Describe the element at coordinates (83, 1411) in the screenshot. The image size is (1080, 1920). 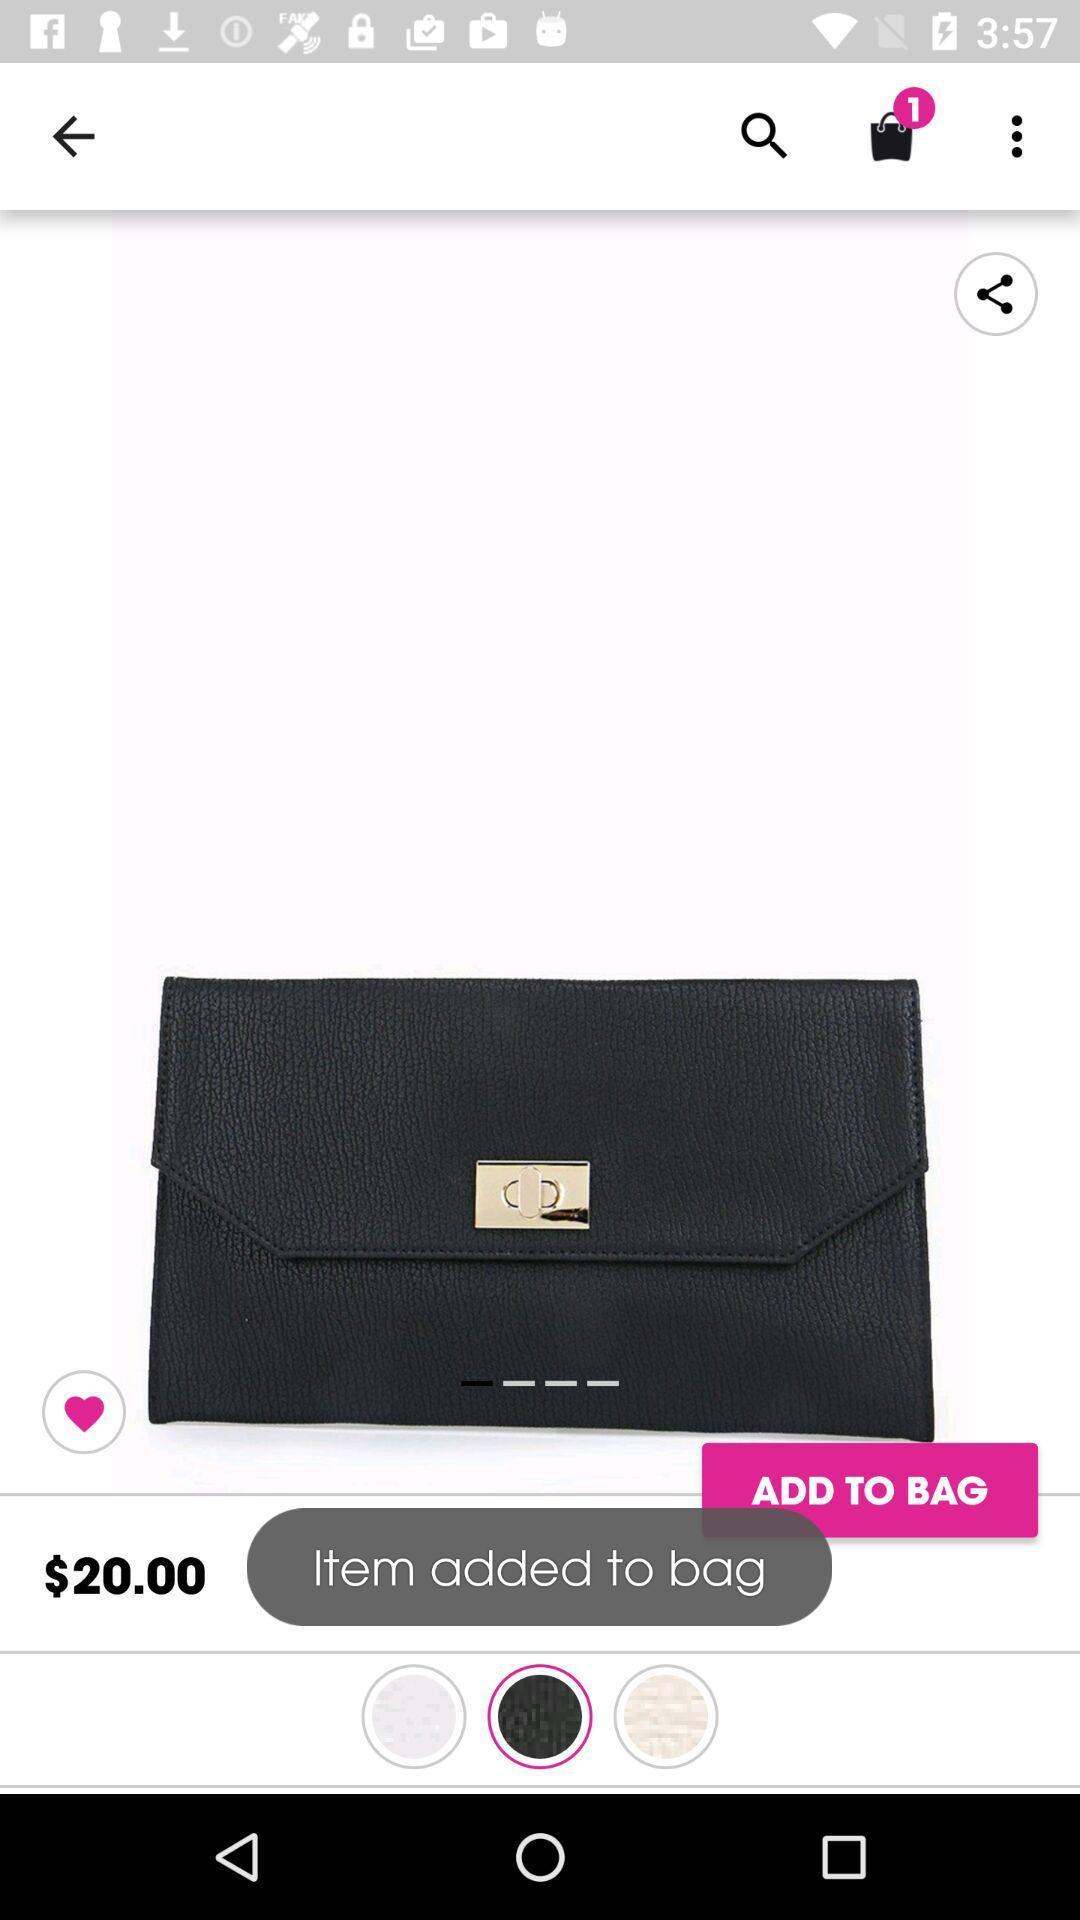
I see `the favorite icon` at that location.